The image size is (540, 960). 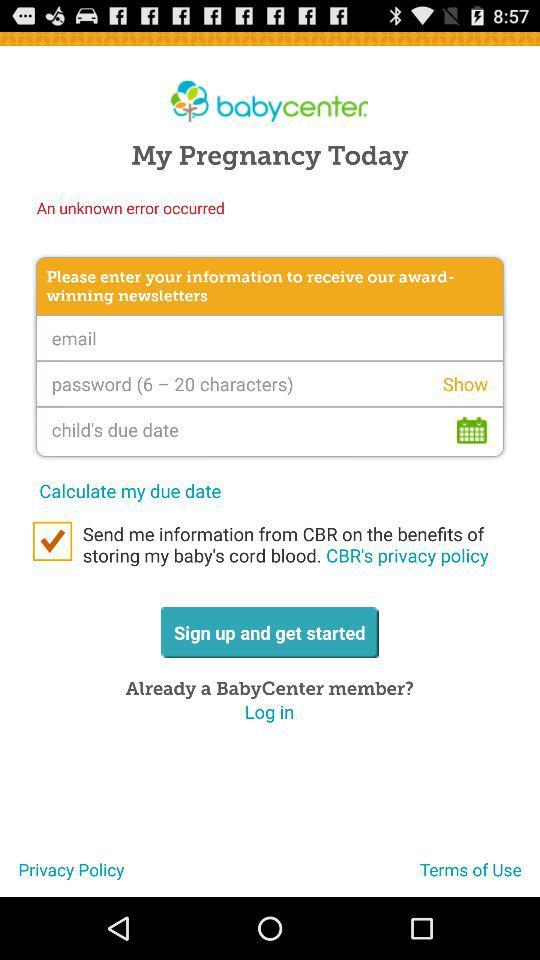 I want to click on the icon above calculate my due app, so click(x=270, y=431).